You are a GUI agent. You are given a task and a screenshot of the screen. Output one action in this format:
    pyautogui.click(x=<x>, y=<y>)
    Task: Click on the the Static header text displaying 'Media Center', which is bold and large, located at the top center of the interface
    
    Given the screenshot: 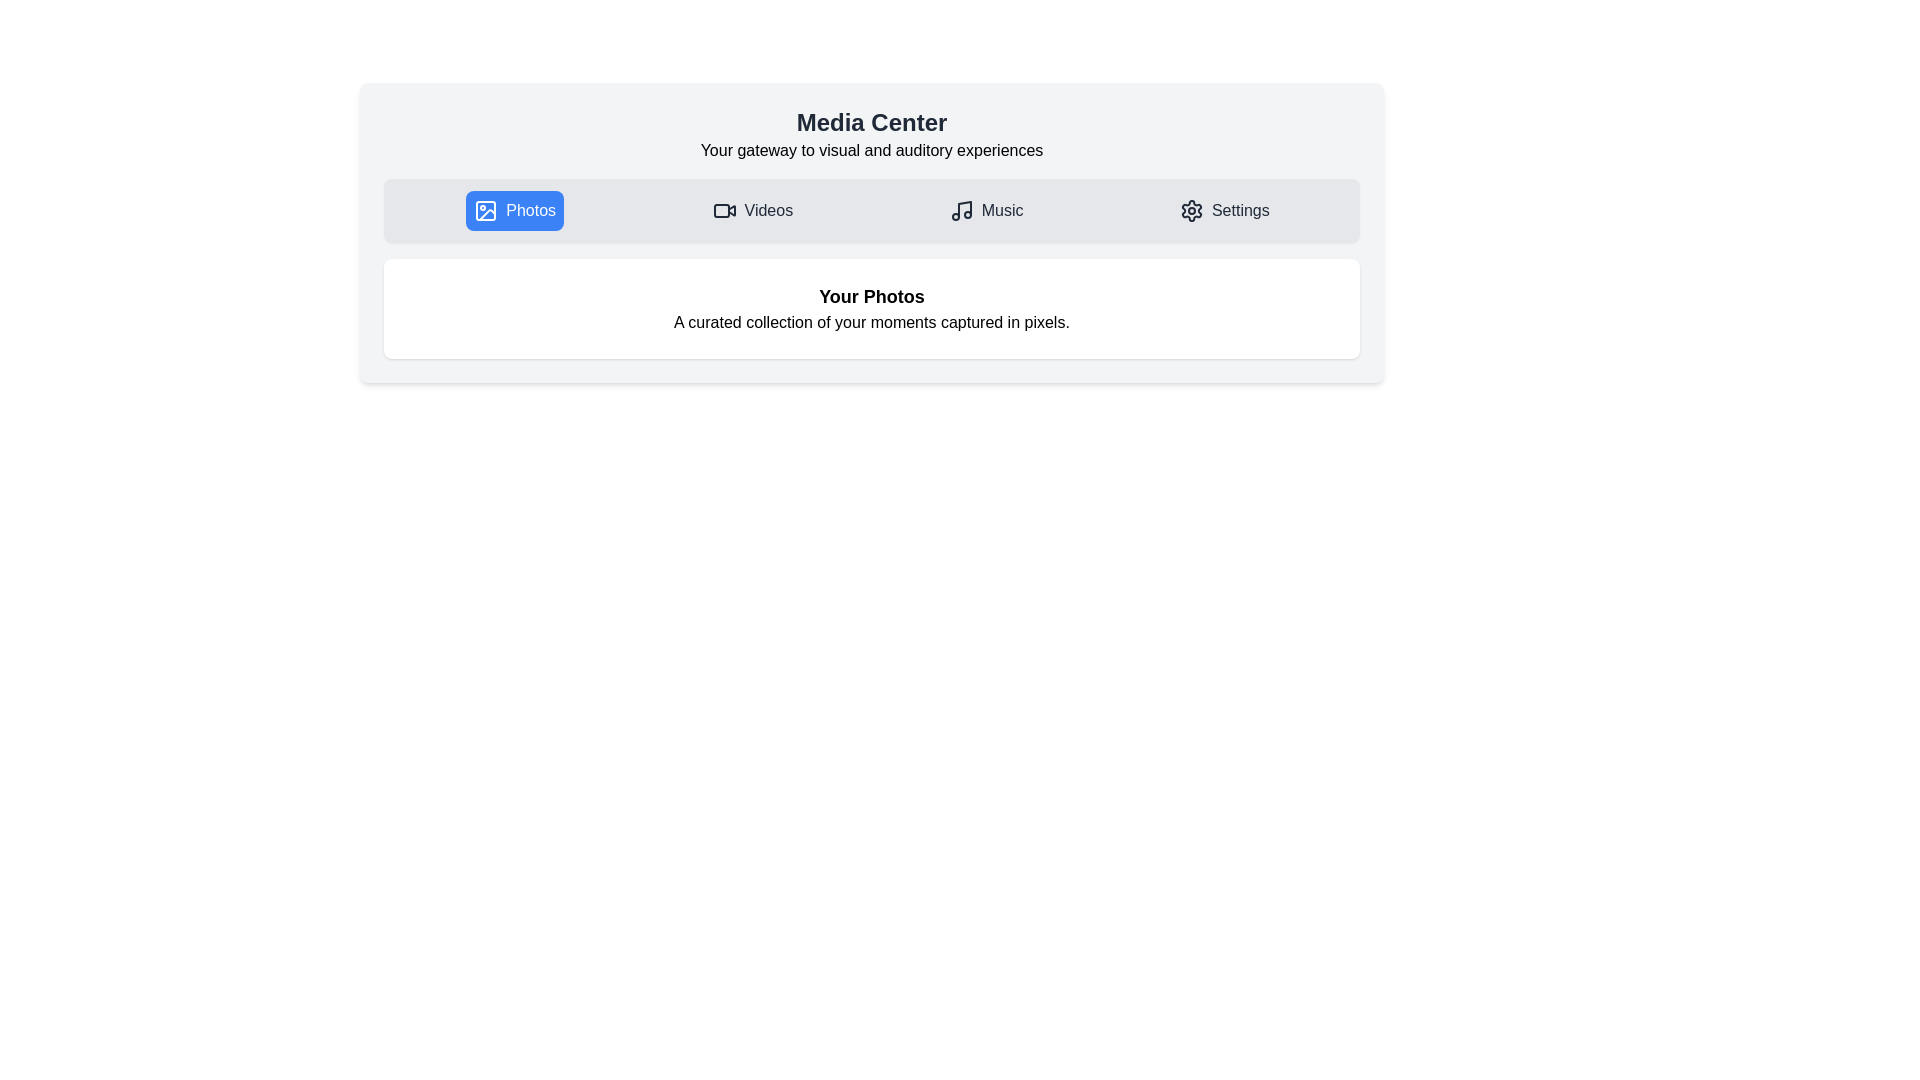 What is the action you would take?
    pyautogui.click(x=872, y=123)
    